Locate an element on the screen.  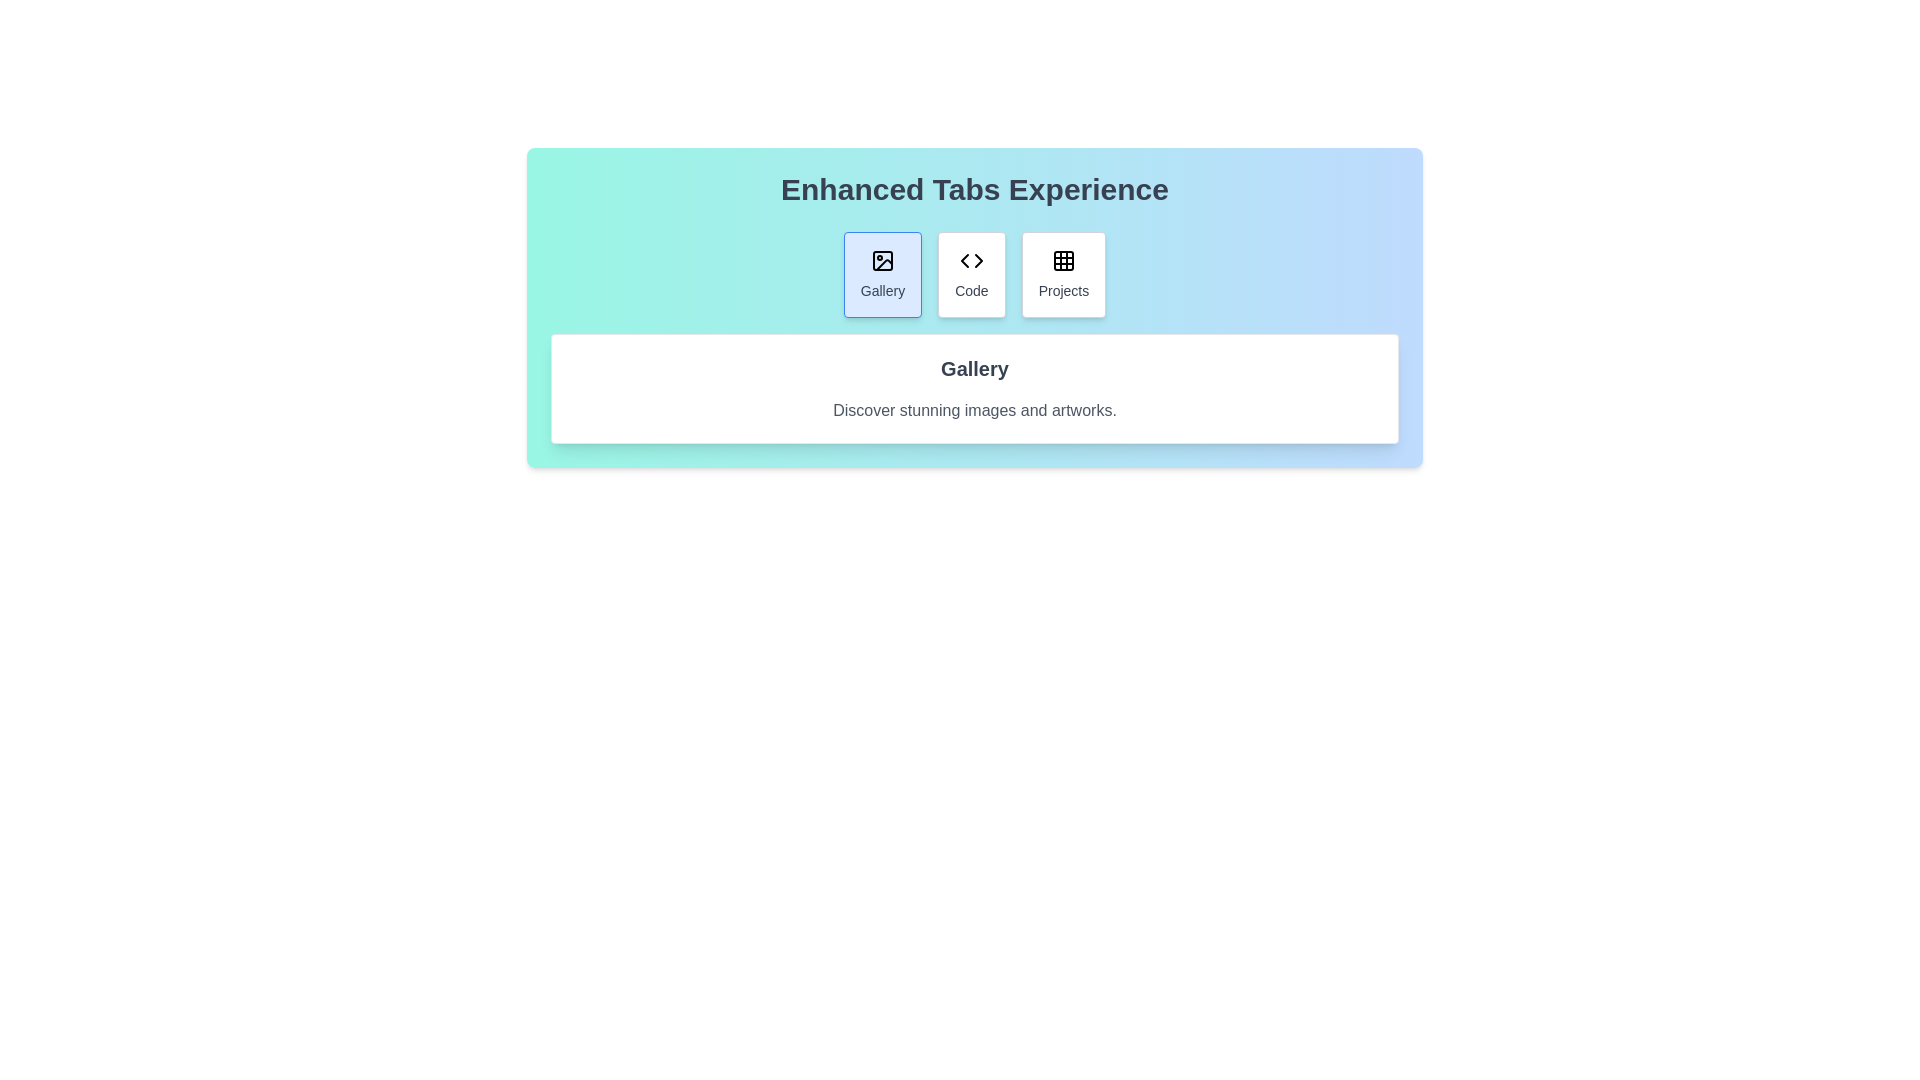
the tab labeled Projects to switch its content is located at coordinates (1062, 274).